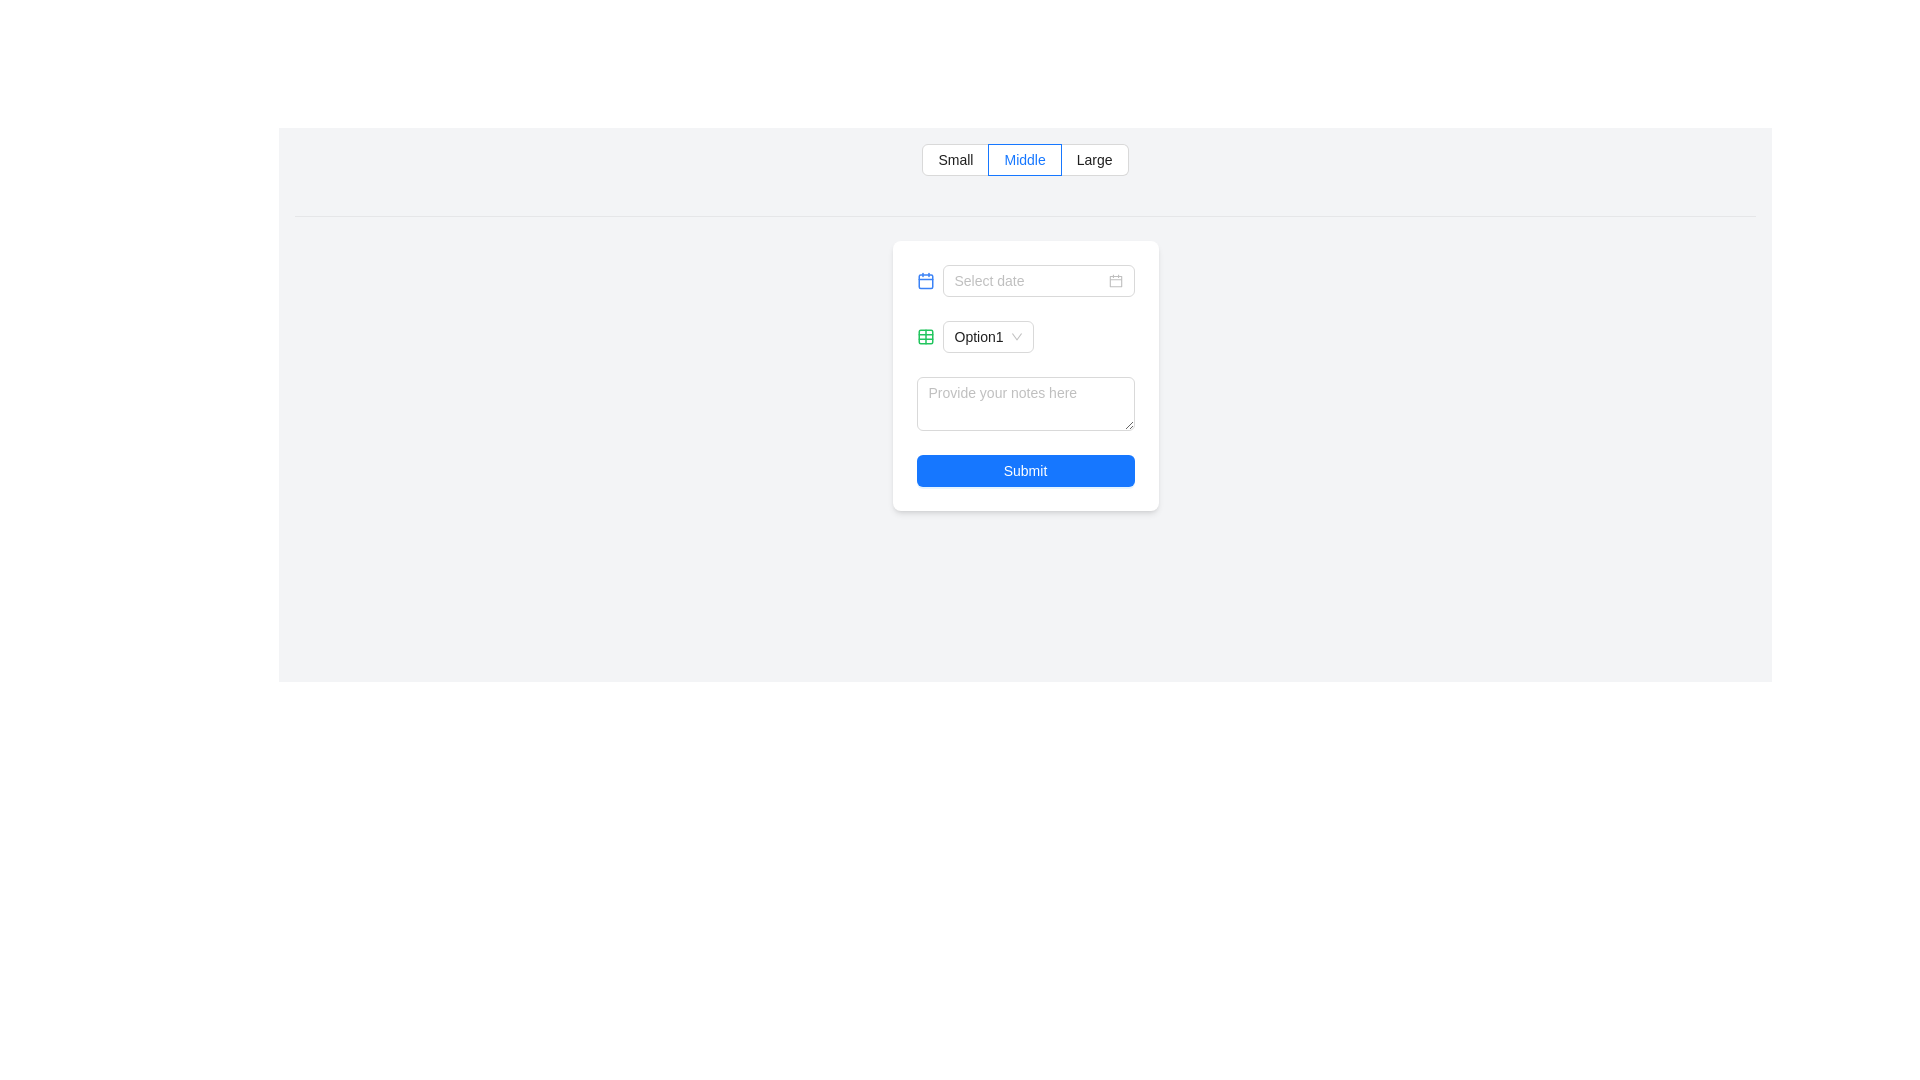 This screenshot has height=1080, width=1920. What do you see at coordinates (1094, 158) in the screenshot?
I see `the 'Large' radio button` at bounding box center [1094, 158].